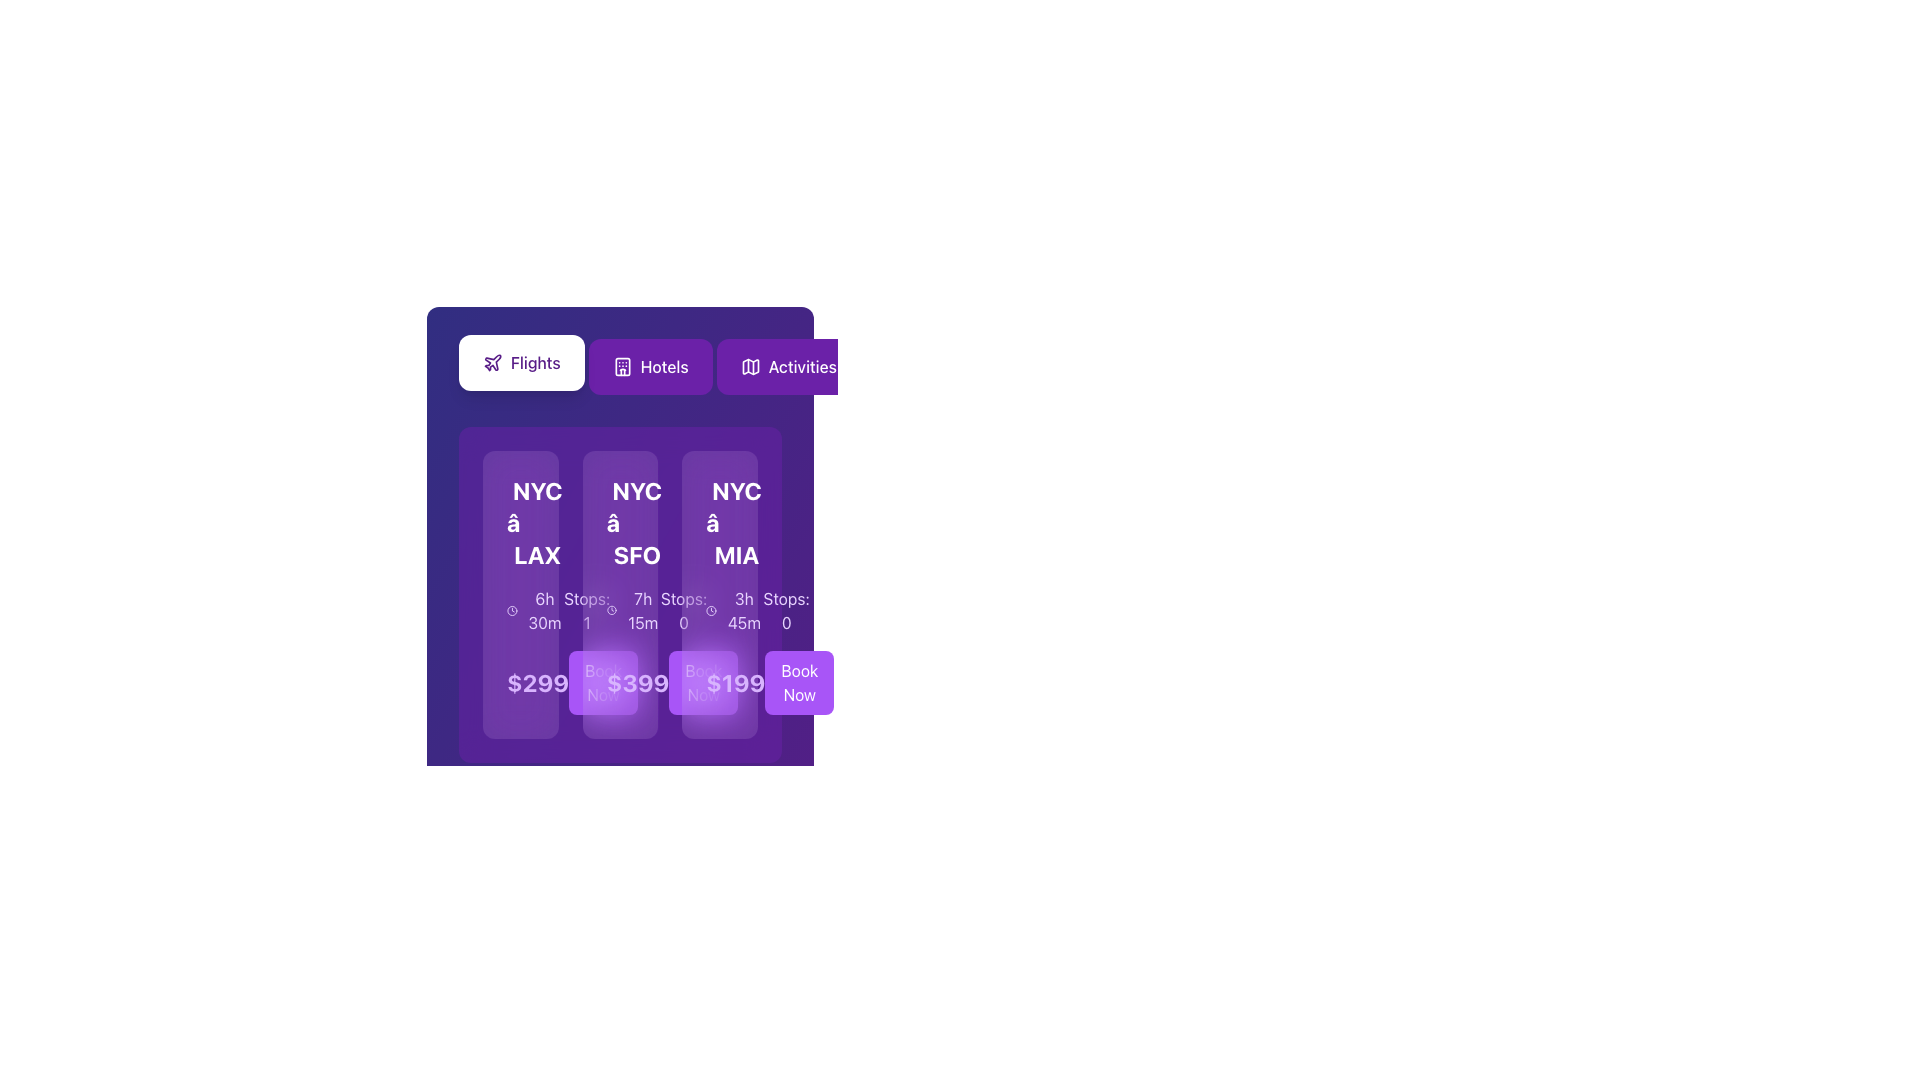 The width and height of the screenshot is (1920, 1080). What do you see at coordinates (493, 362) in the screenshot?
I see `the 'Flights' navigation tab icon located to the left of the 'Flights' tab button in the navigation bar` at bounding box center [493, 362].